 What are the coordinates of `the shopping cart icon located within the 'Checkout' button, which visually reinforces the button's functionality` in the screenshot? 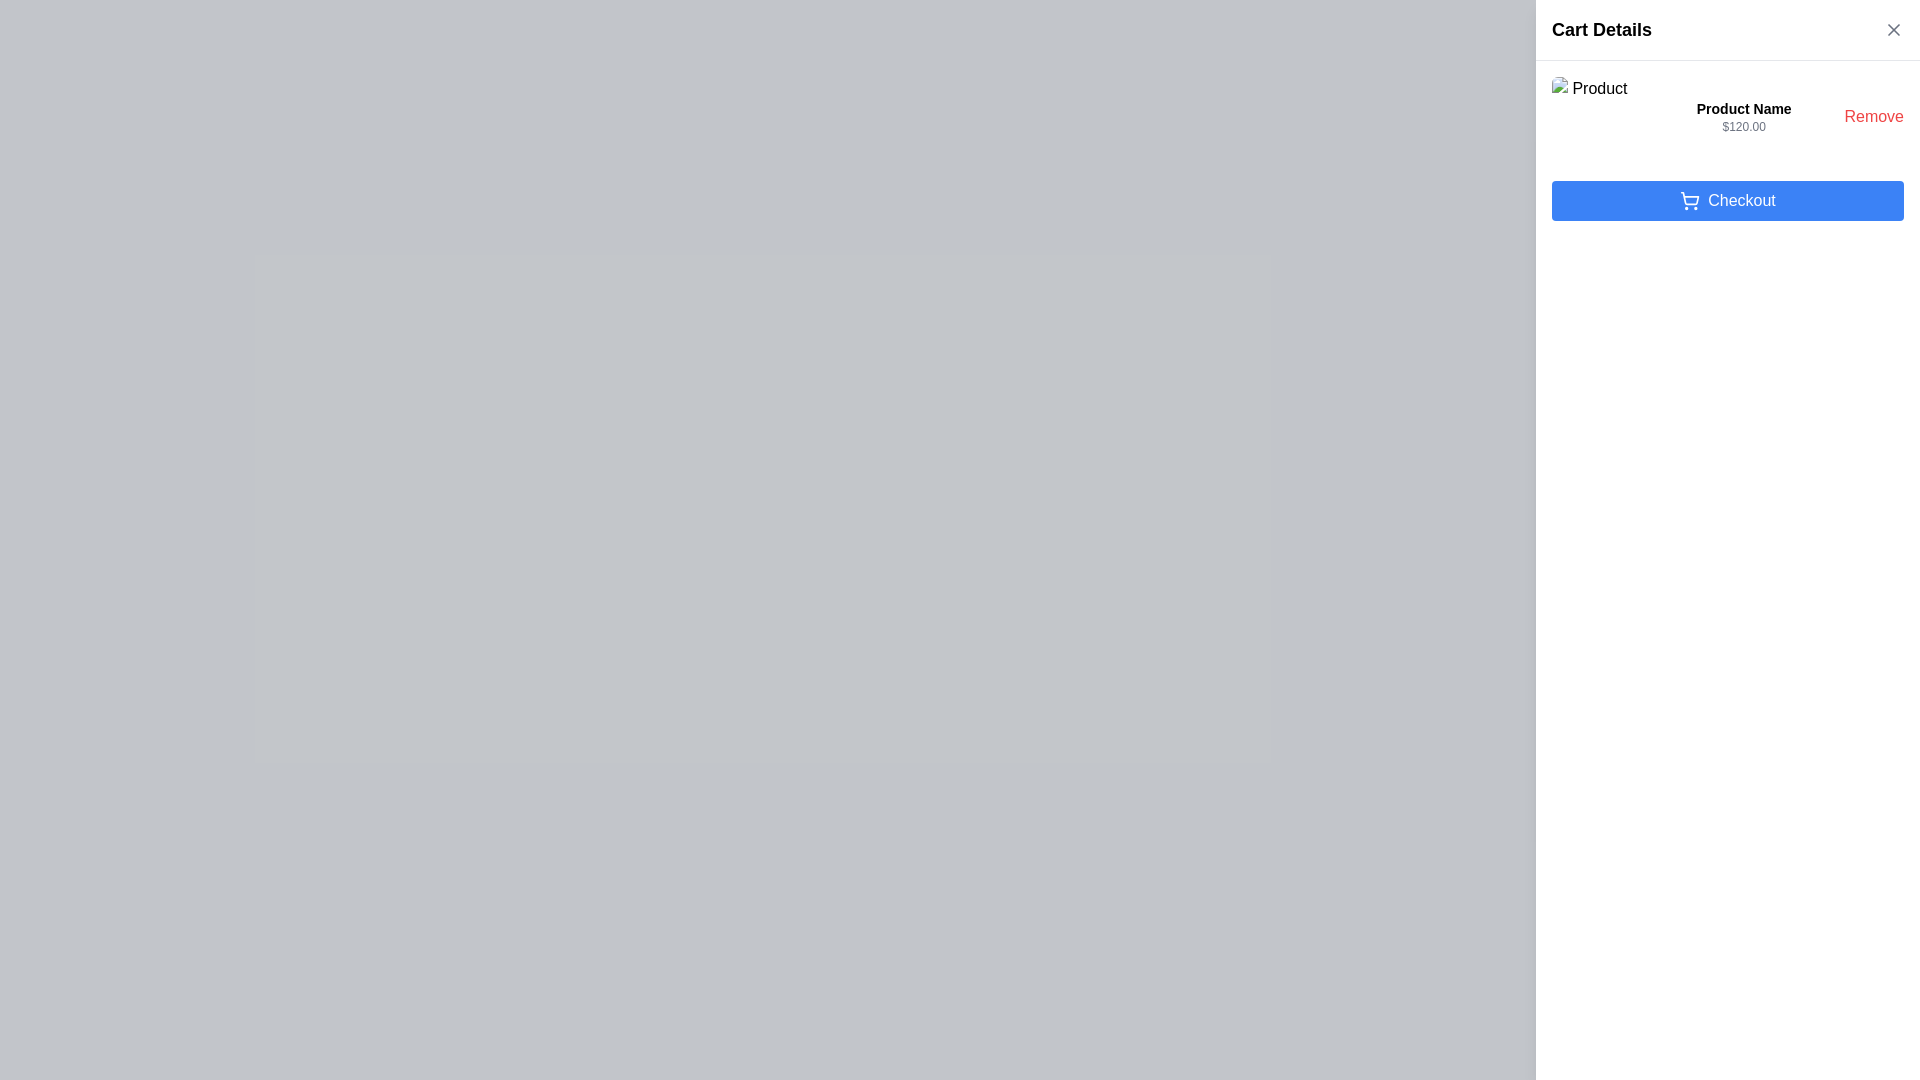 It's located at (1689, 198).